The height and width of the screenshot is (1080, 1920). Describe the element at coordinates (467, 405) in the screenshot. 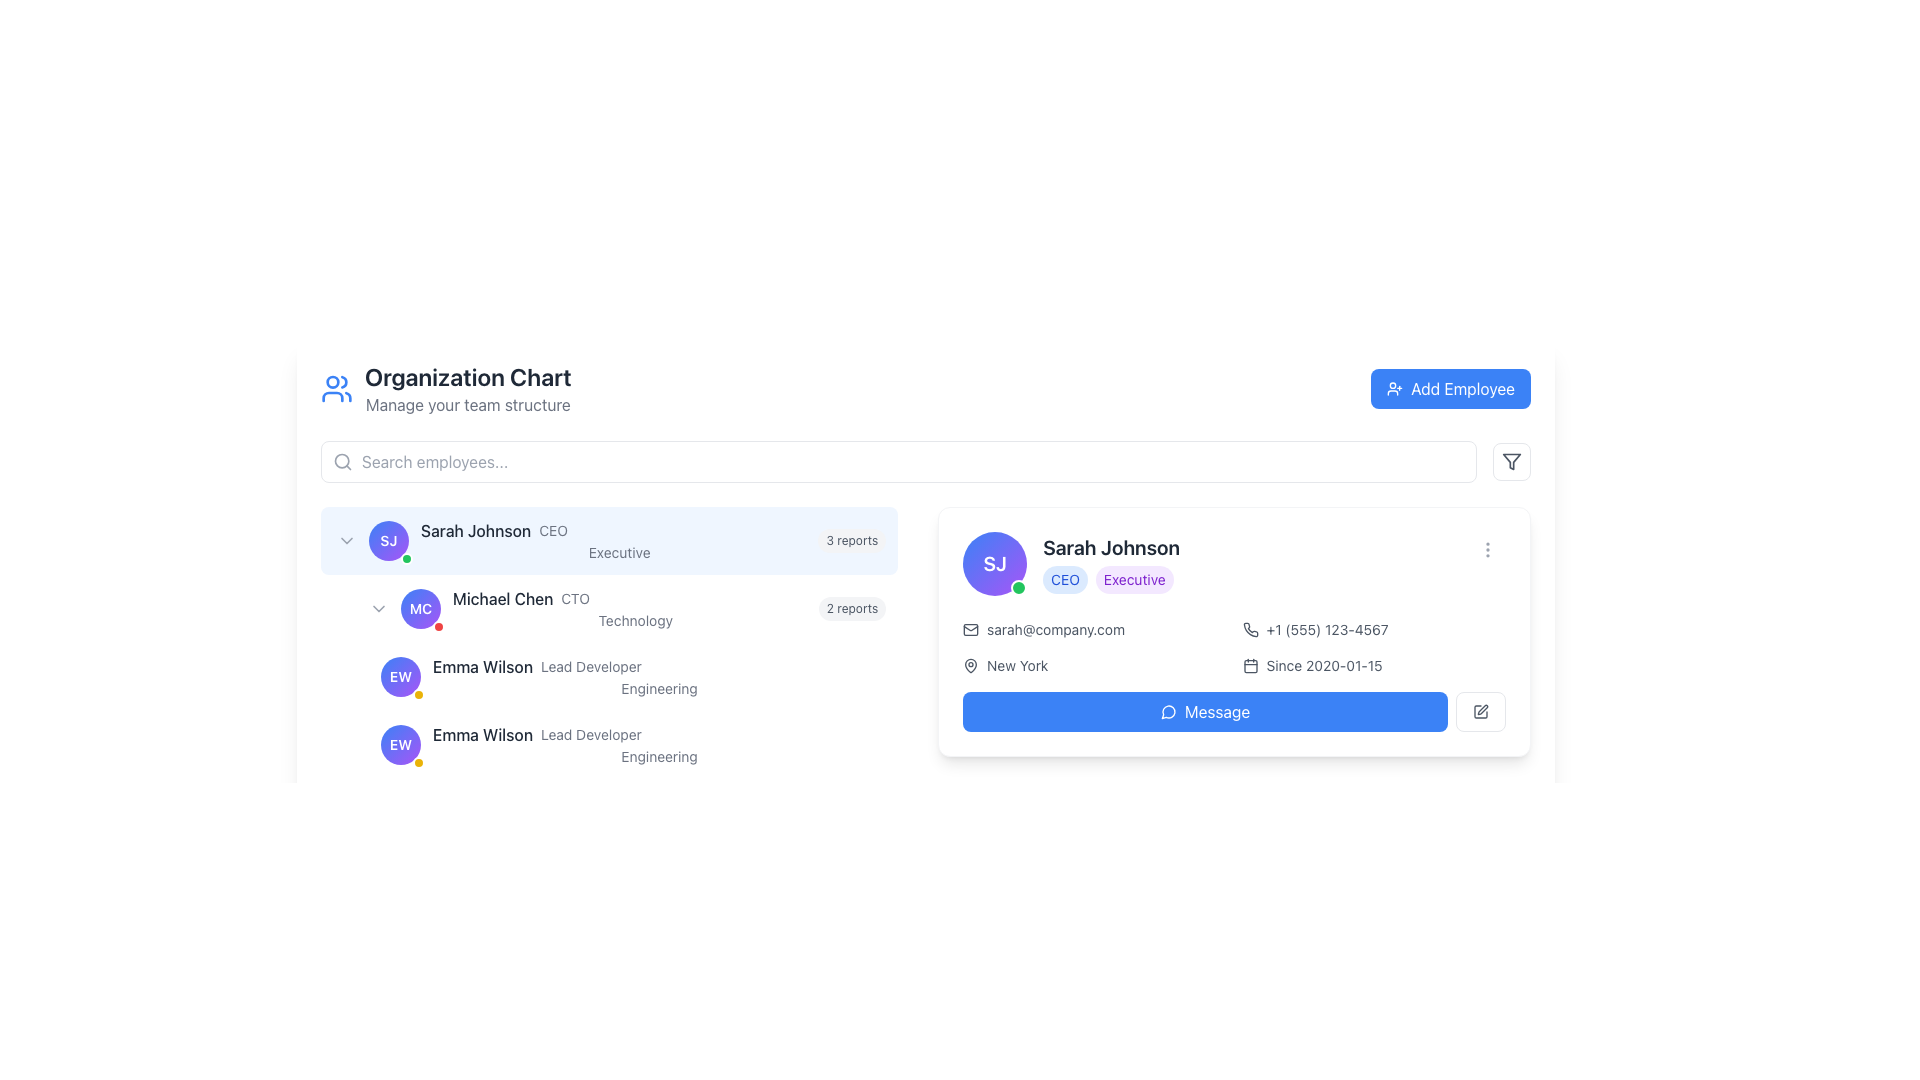

I see `text label located directly beneath the 'Organization Chart' heading, which provides additional description or context for that section` at that location.